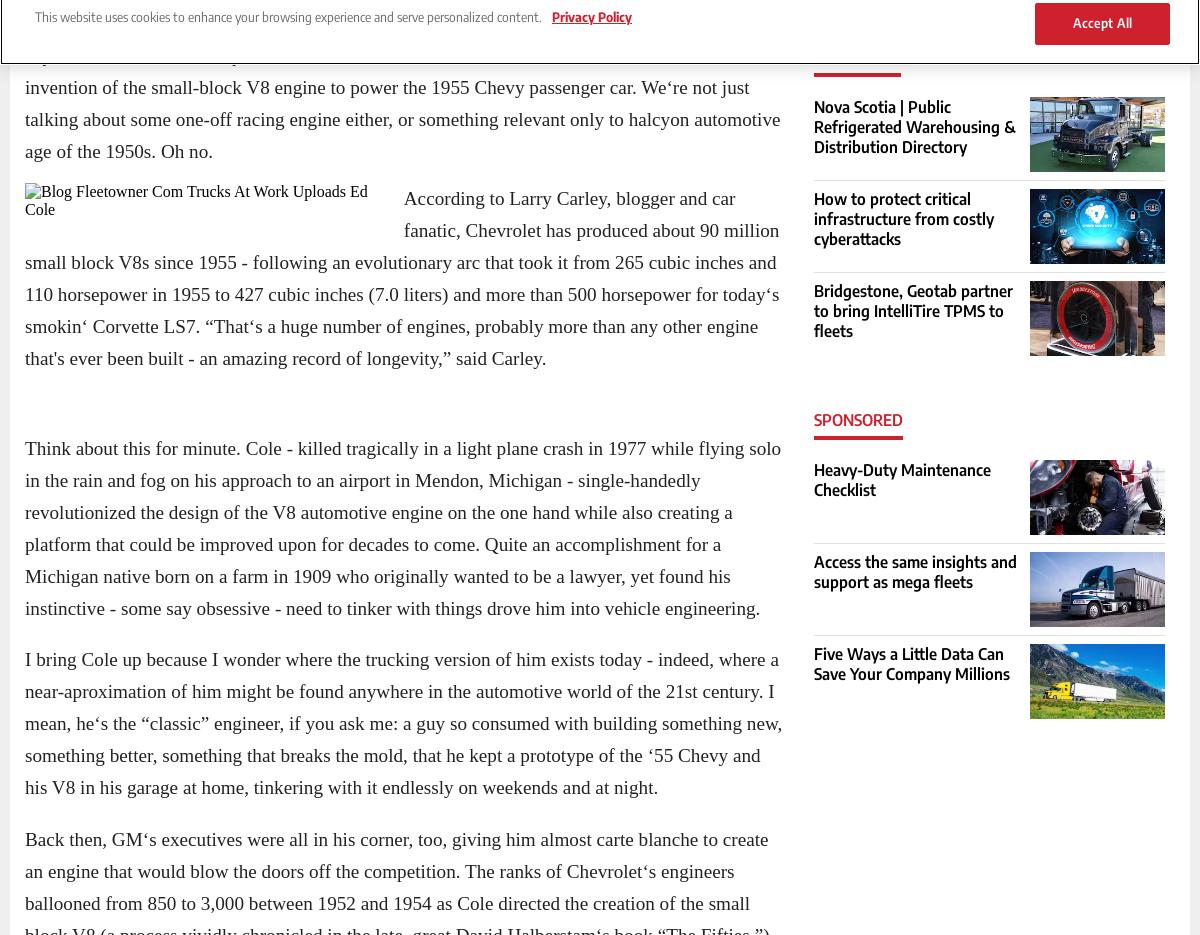  What do you see at coordinates (403, 722) in the screenshot?
I see `'I bring Cole up because I wonder where the trucking version of him exists today - indeed, where a near-aproximation of him might be found anywhere in the automotive world of the 21st century. I mean, he‘s the “classic” engineer, if you ask me: a guy so consumed with building something new, something better, something that breaks the mold, that he kept a prototype of the ‘55 Chevy and his V8 in his garage at home, tinkering with it endlessly on weekends and at night.'` at bounding box center [403, 722].